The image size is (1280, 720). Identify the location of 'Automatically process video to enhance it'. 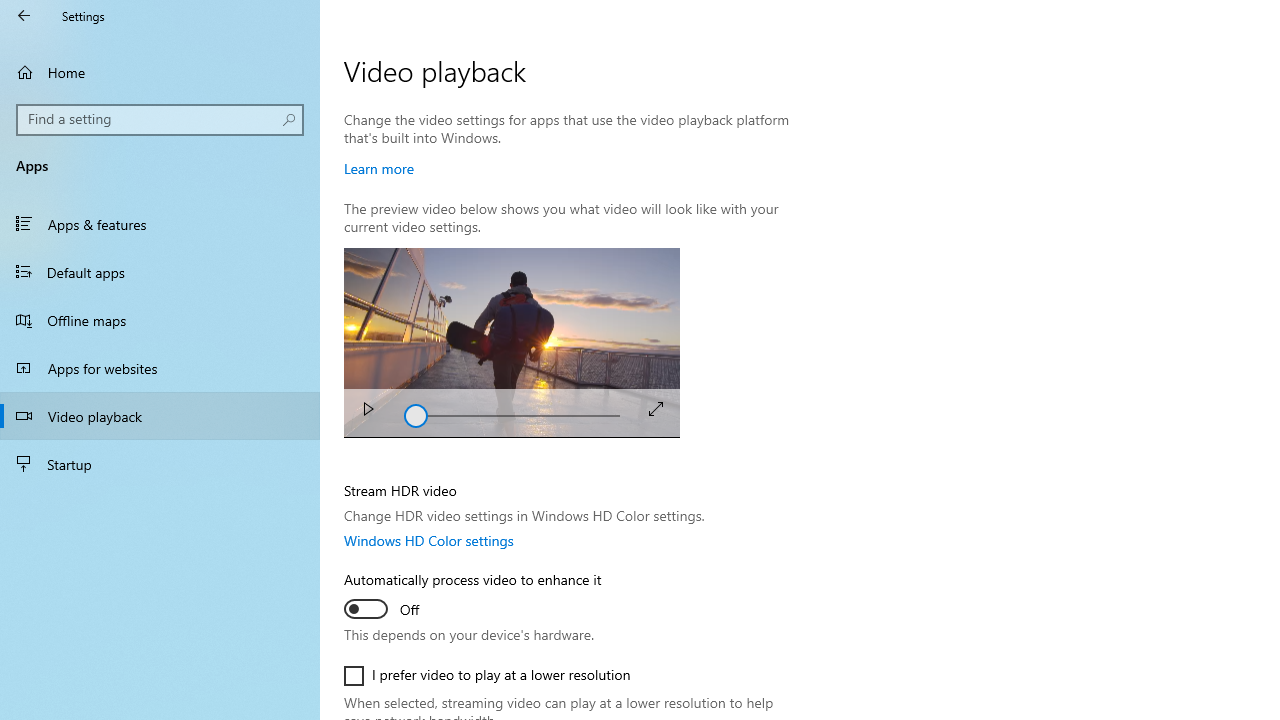
(471, 596).